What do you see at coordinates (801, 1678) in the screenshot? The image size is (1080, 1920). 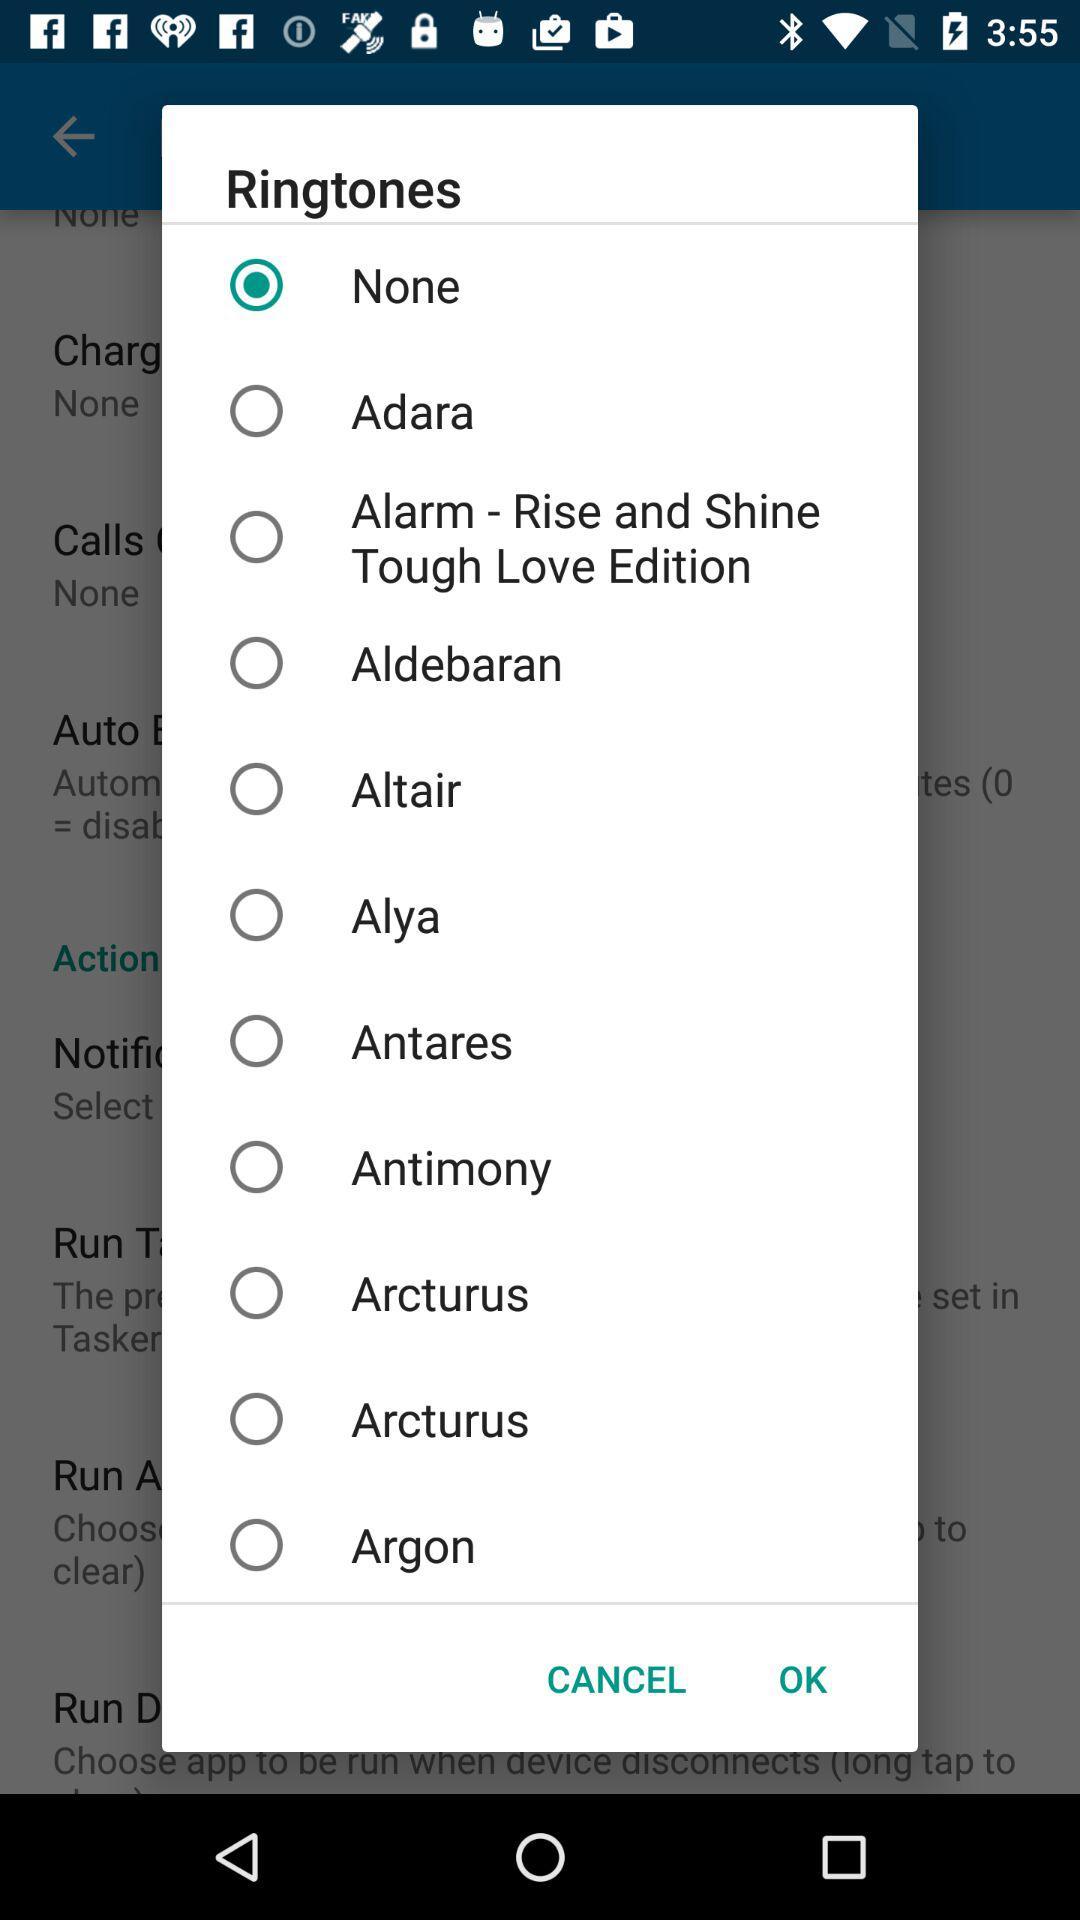 I see `ok at the bottom right corner` at bounding box center [801, 1678].